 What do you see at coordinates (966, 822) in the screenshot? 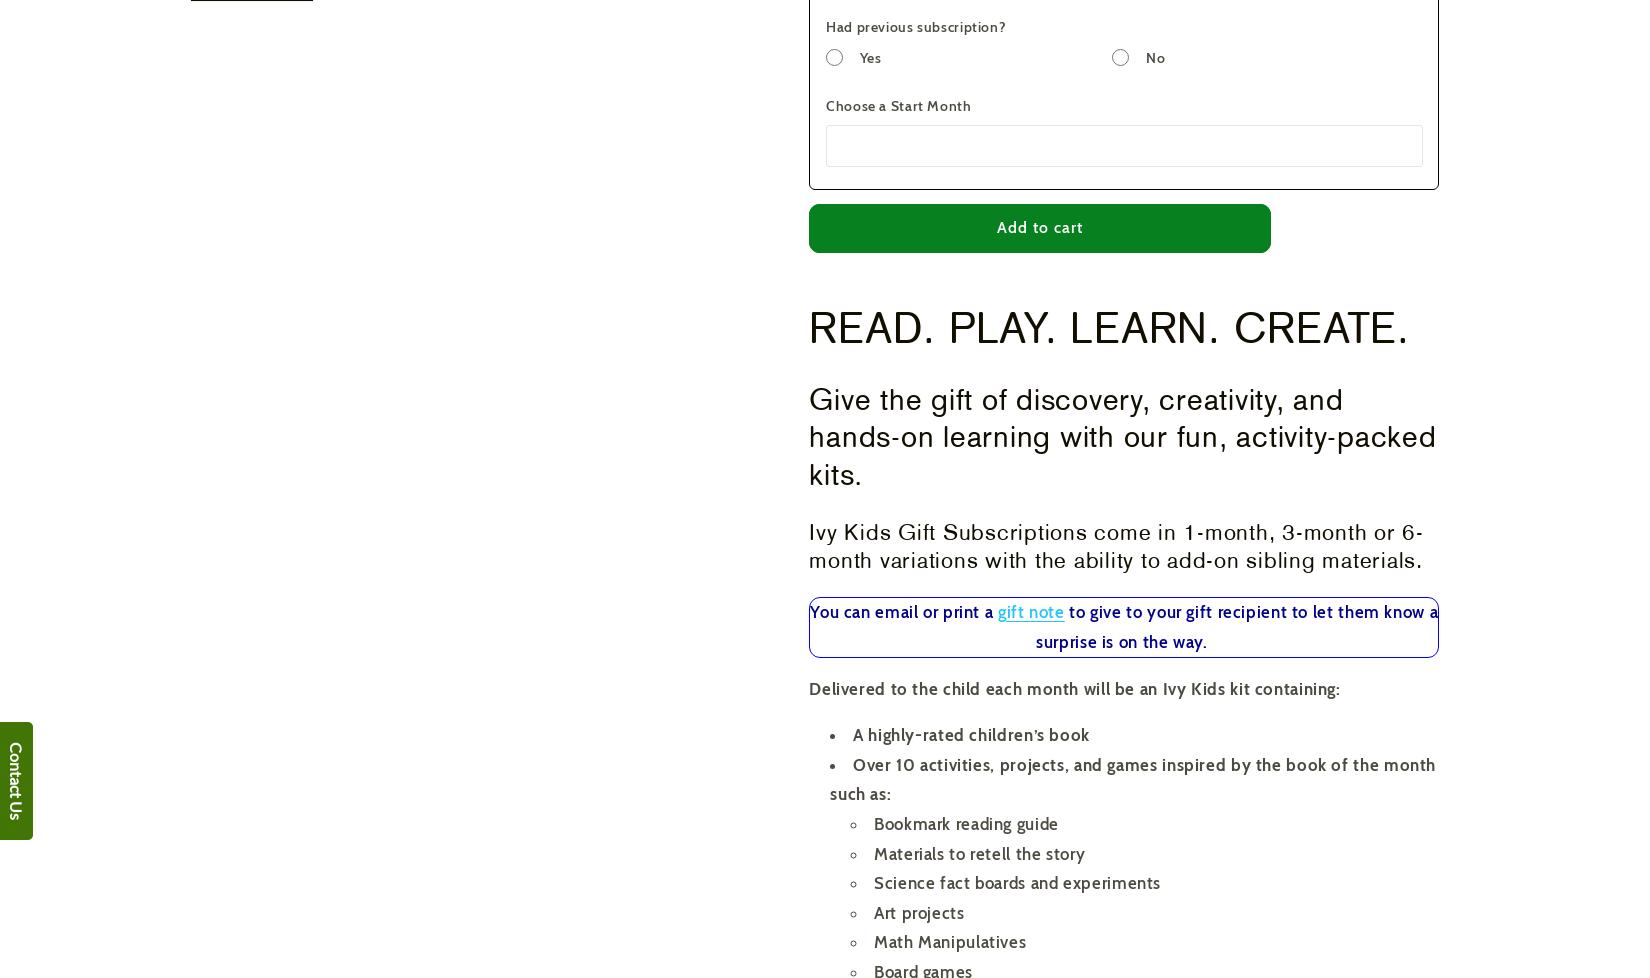
I see `'Bookmark reading guide'` at bounding box center [966, 822].